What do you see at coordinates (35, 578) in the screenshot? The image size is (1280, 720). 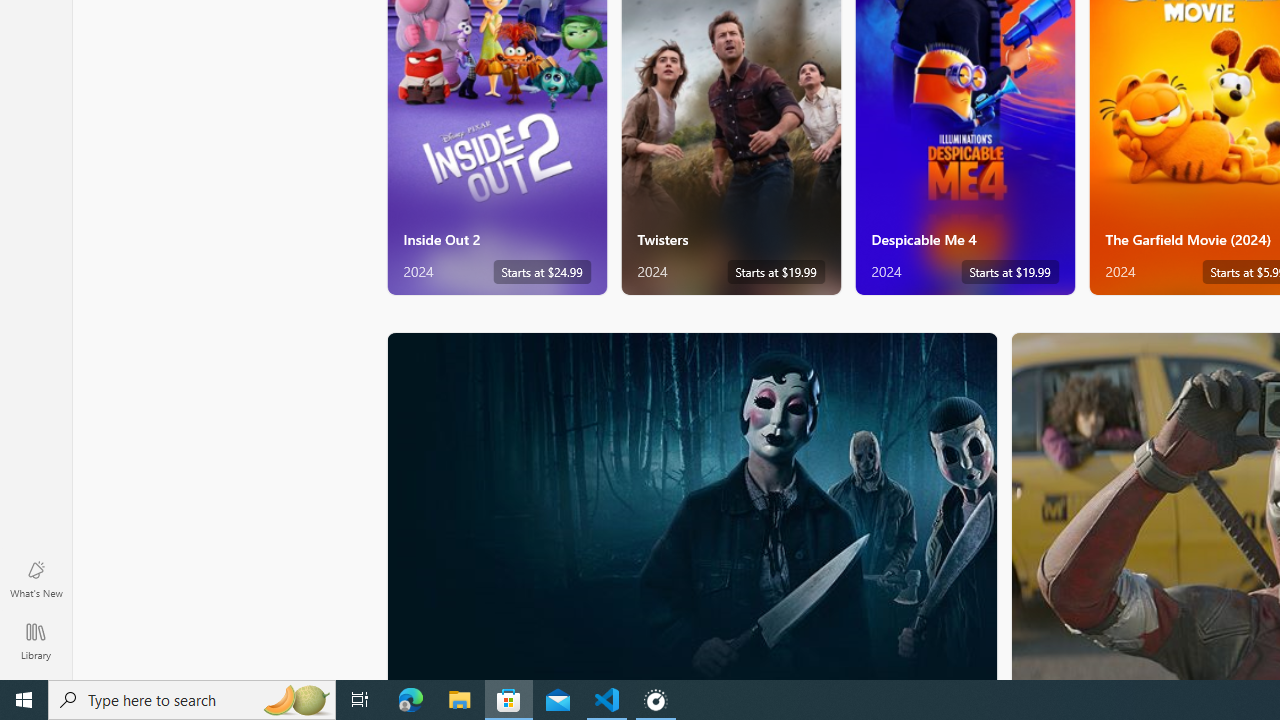 I see `'What'` at bounding box center [35, 578].